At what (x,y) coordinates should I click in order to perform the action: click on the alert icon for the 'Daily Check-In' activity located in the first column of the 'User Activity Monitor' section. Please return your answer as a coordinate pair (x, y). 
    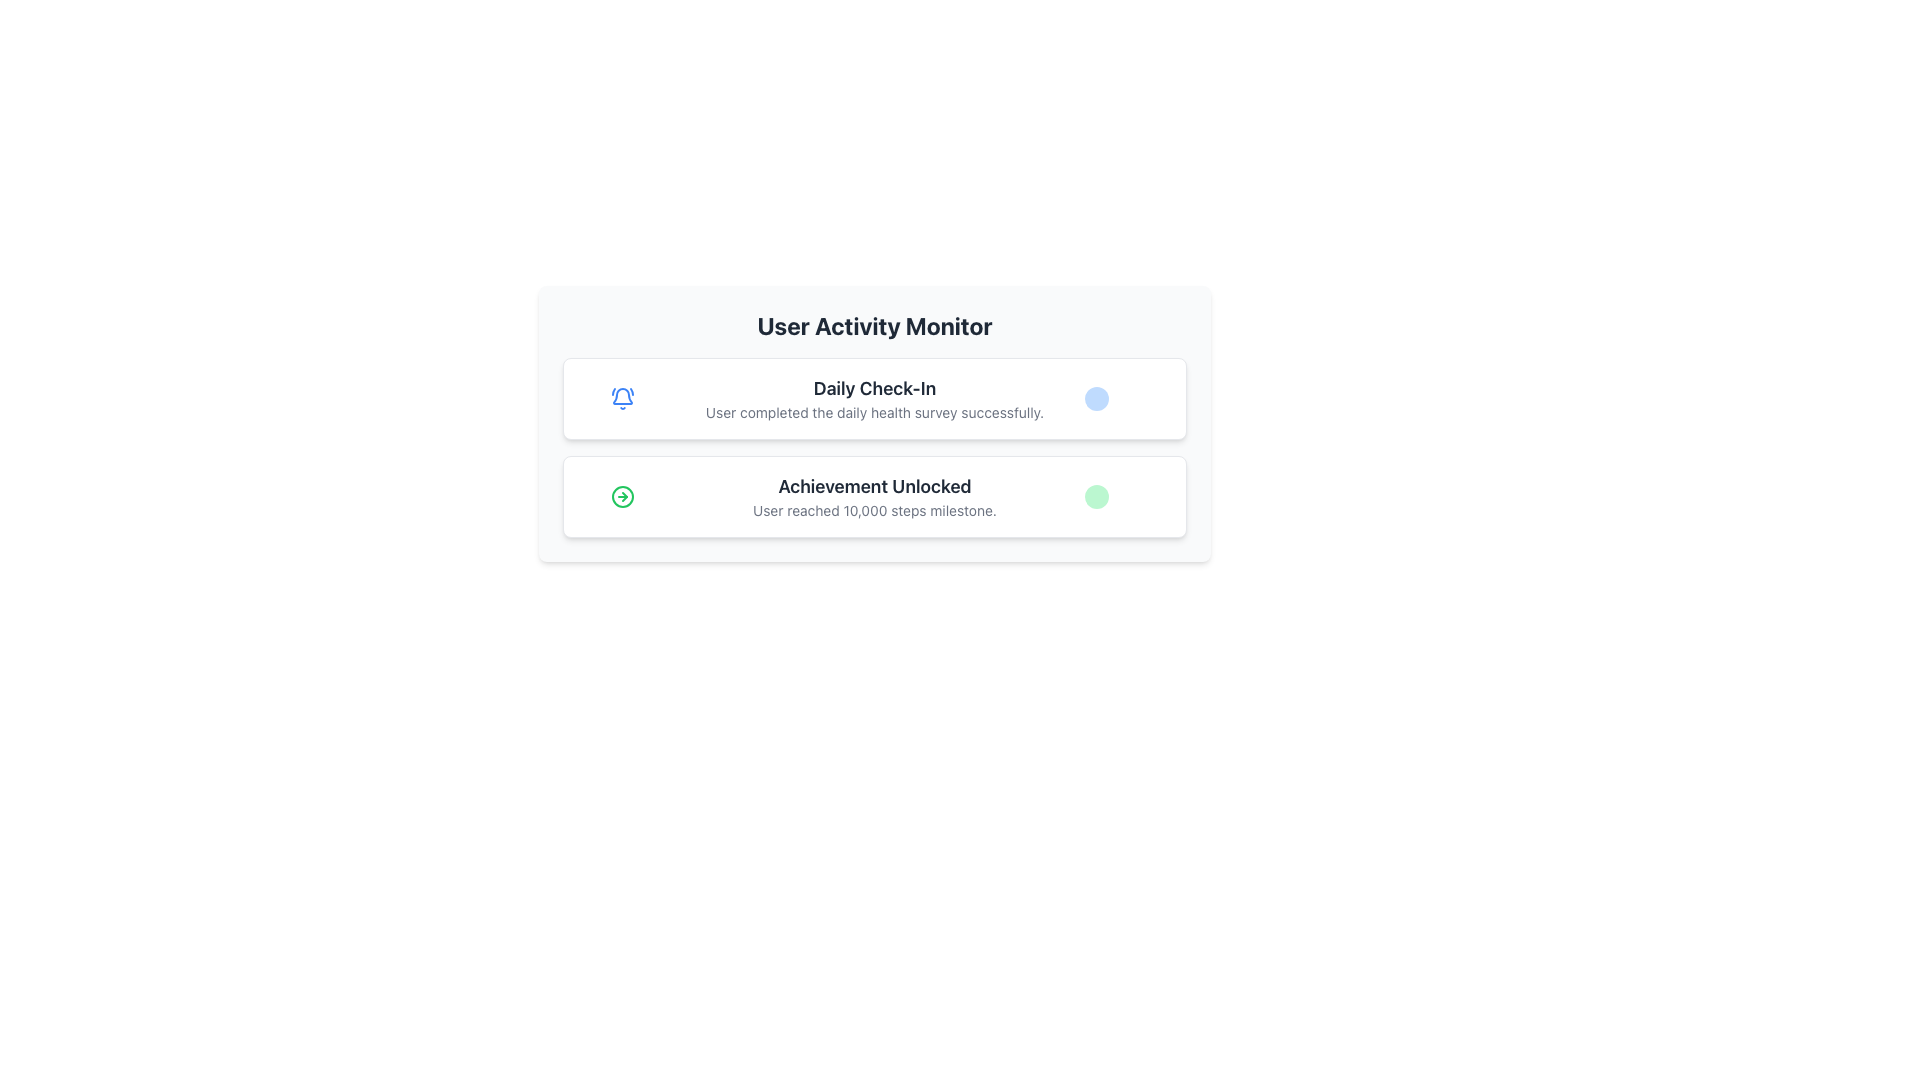
    Looking at the image, I should click on (621, 398).